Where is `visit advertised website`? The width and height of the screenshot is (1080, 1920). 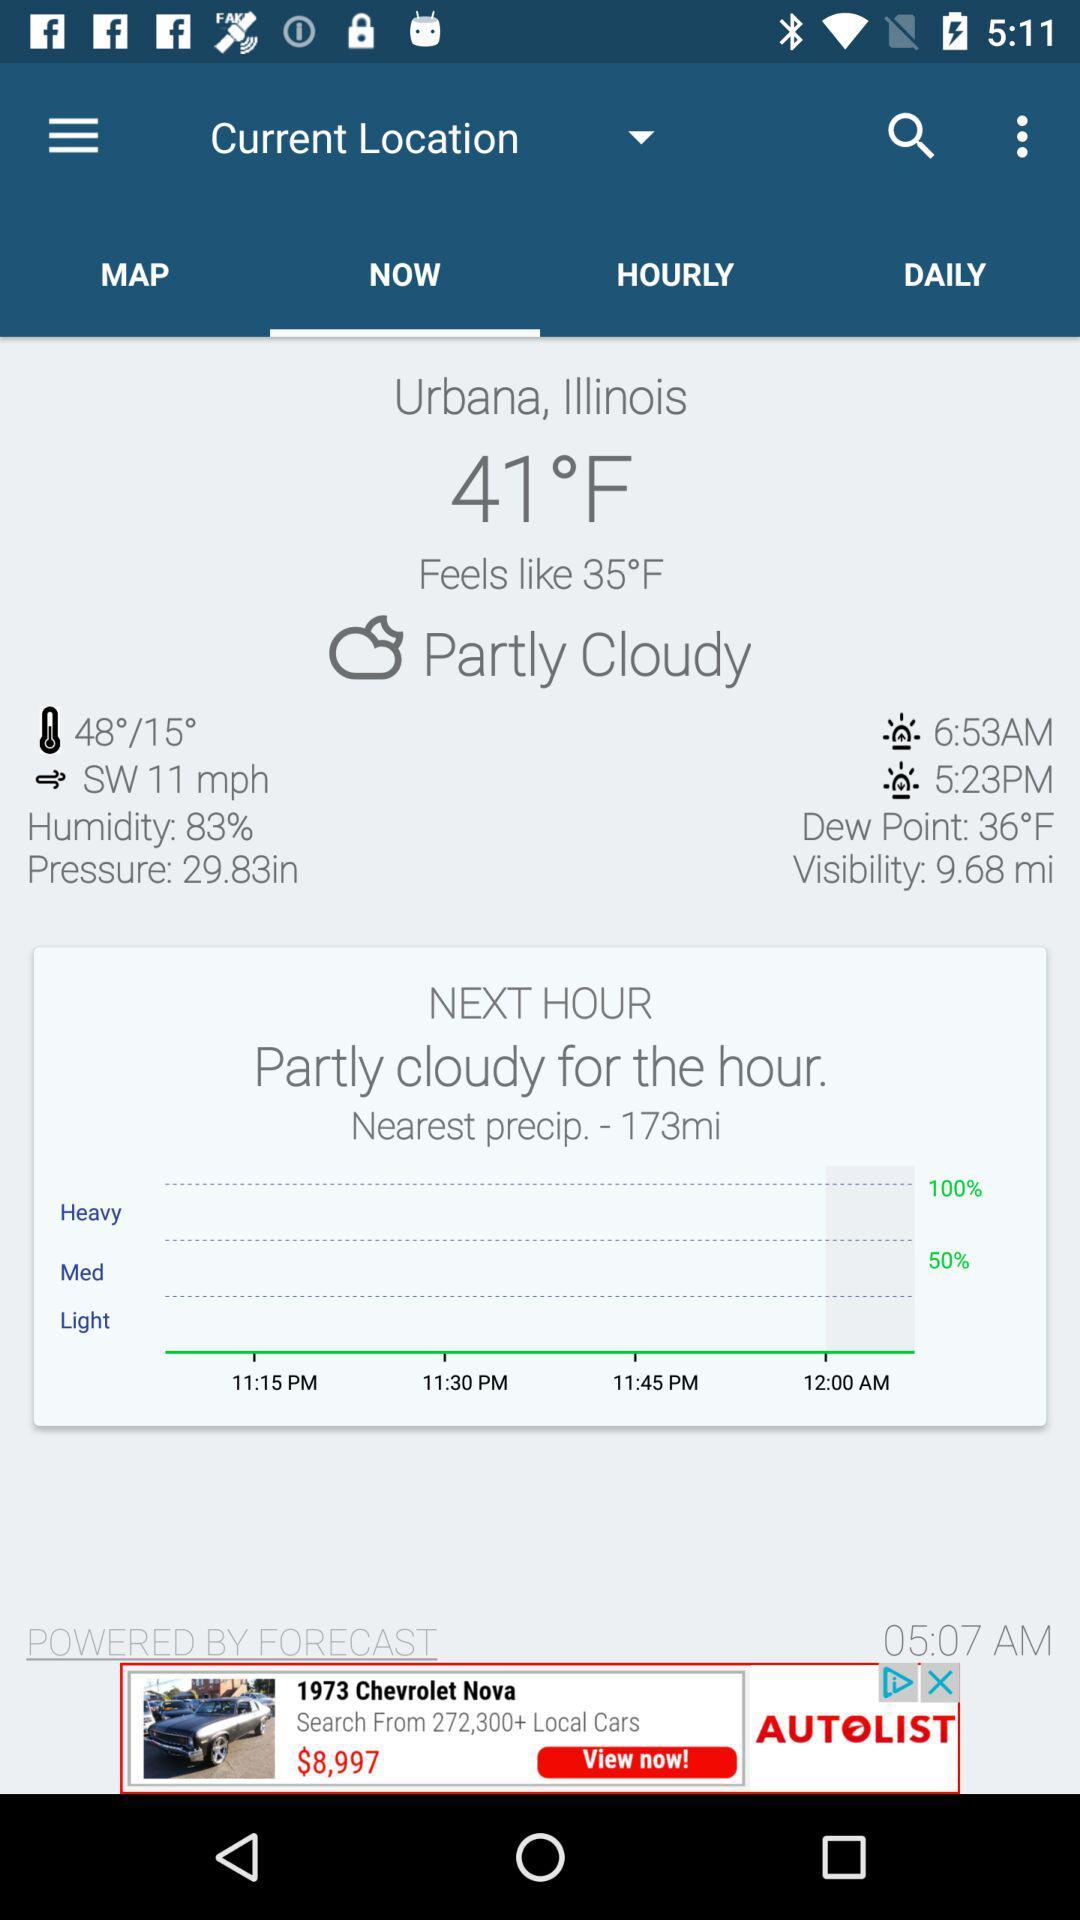
visit advertised website is located at coordinates (540, 1727).